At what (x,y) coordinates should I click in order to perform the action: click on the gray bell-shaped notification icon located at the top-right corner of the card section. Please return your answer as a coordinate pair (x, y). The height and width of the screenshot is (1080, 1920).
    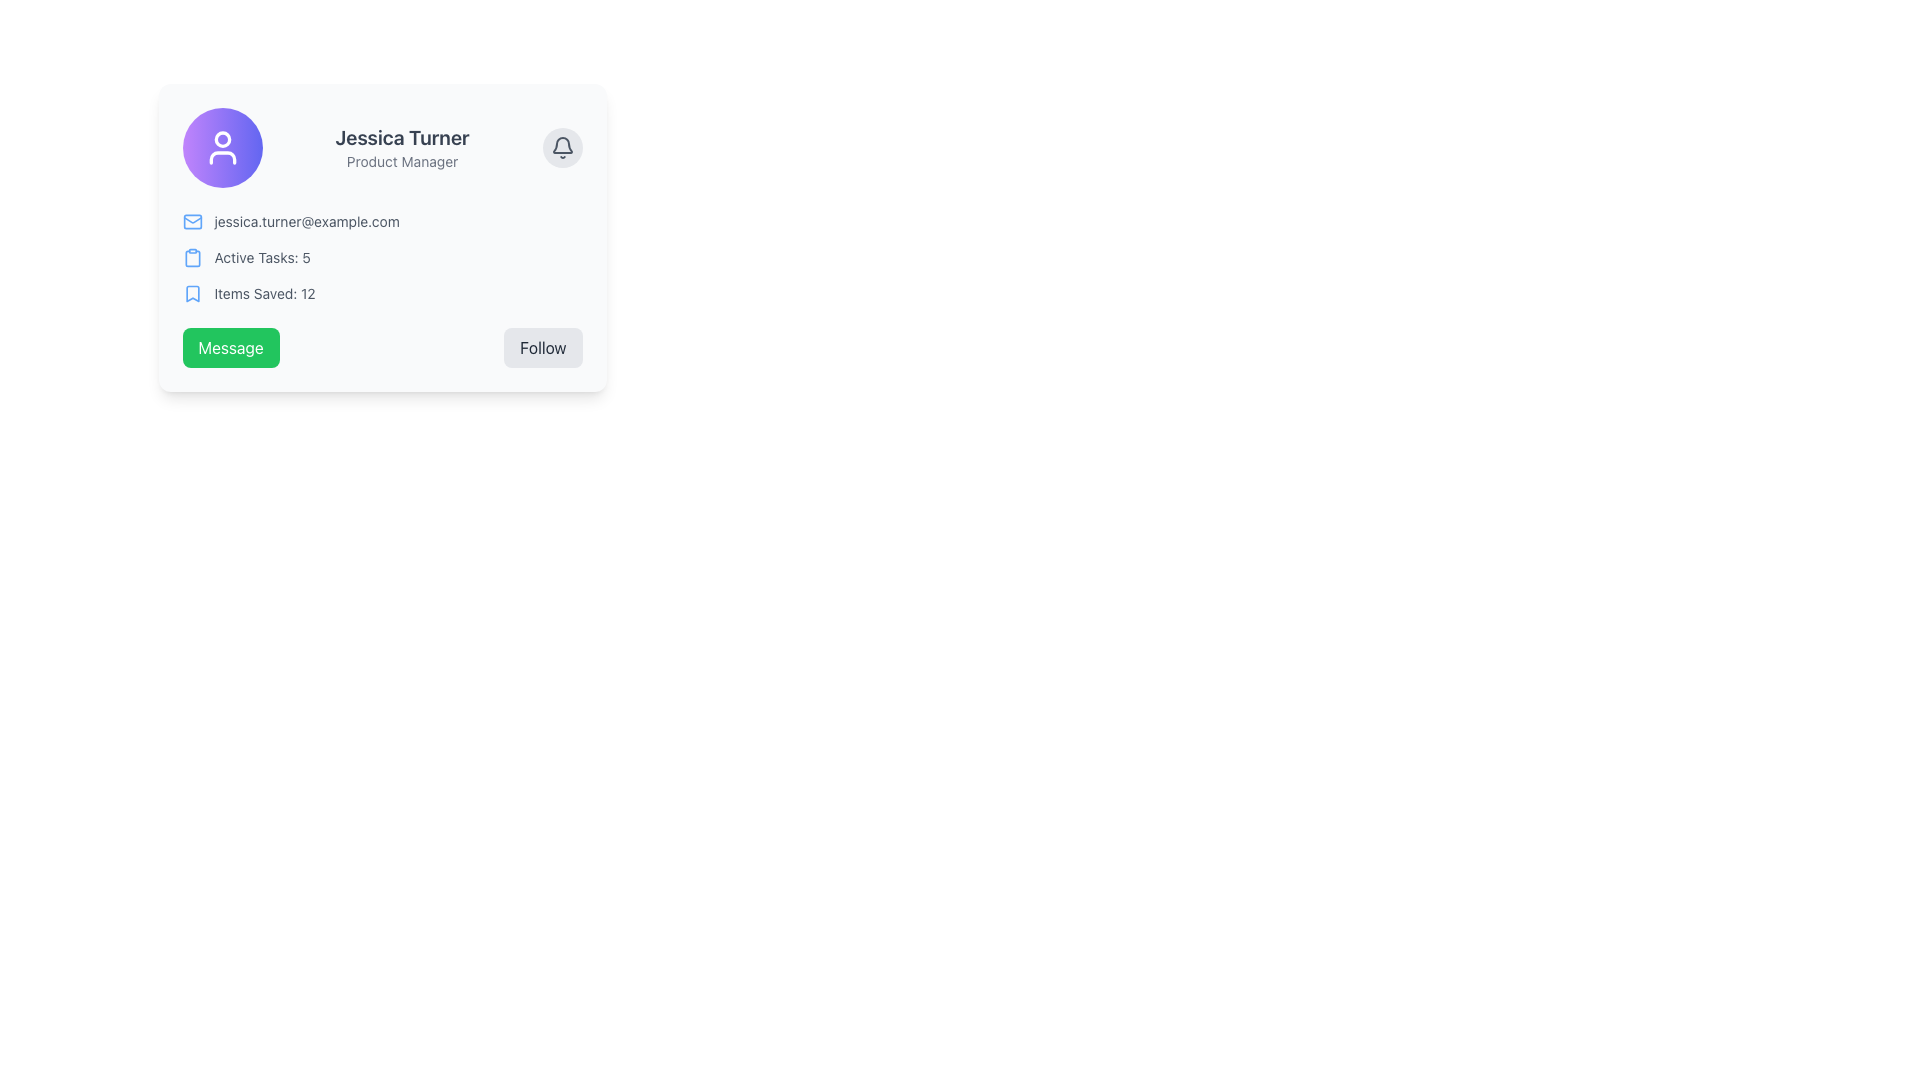
    Looking at the image, I should click on (561, 146).